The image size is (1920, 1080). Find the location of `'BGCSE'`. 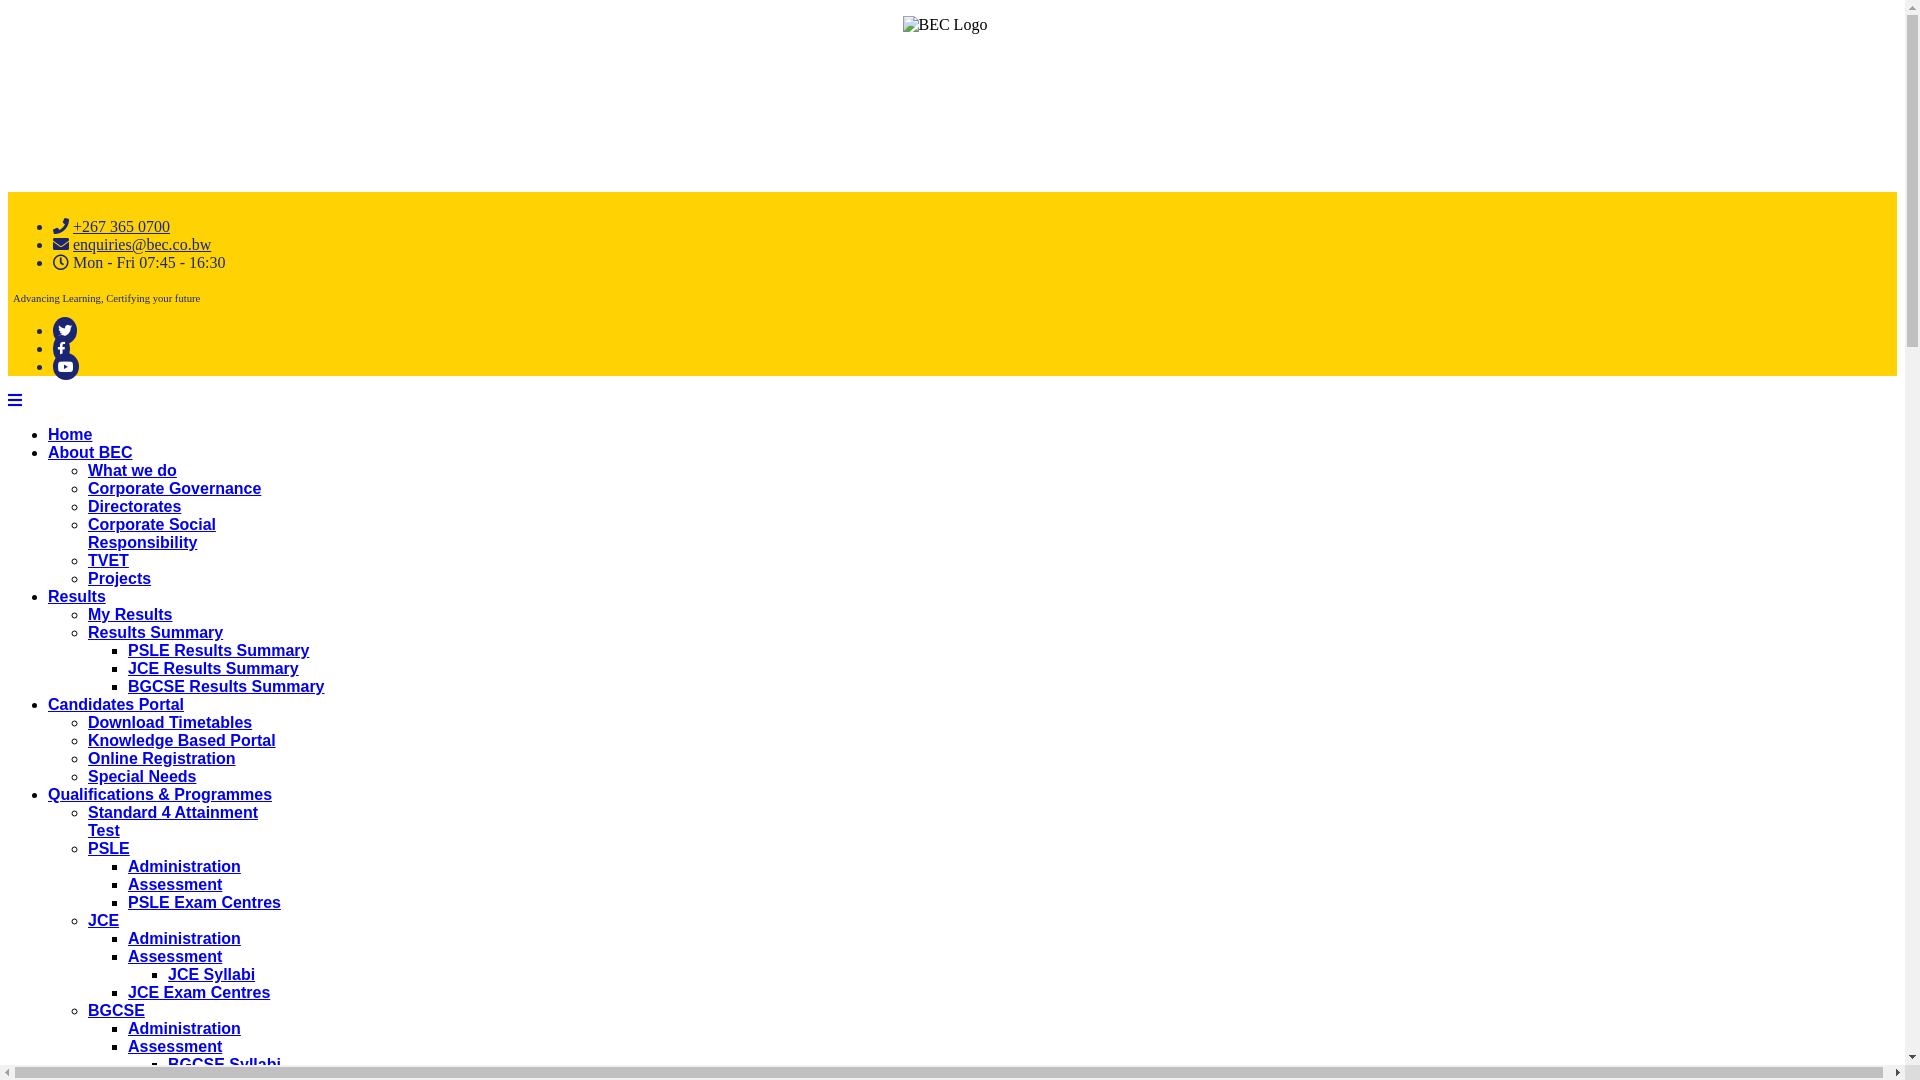

'BGCSE' is located at coordinates (115, 1010).